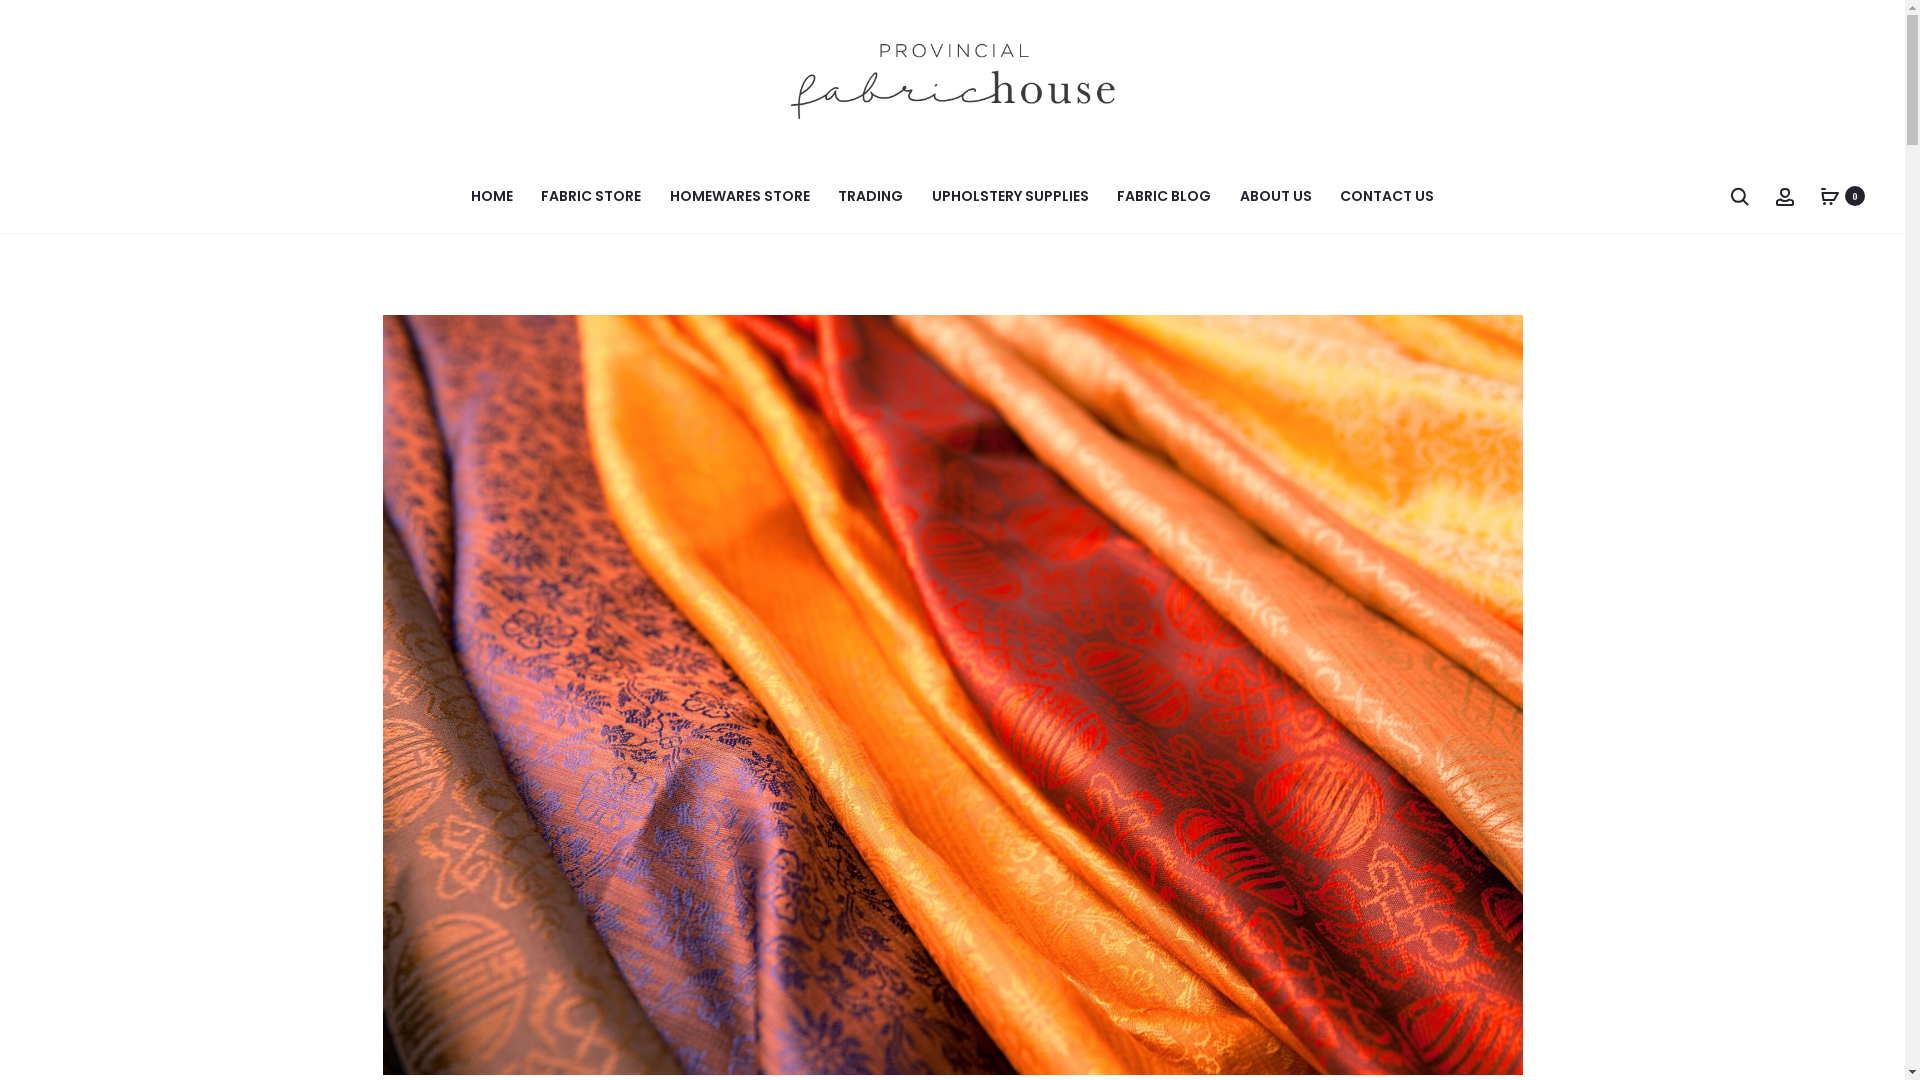 The height and width of the screenshot is (1080, 1920). What do you see at coordinates (589, 196) in the screenshot?
I see `'FABRIC STORE'` at bounding box center [589, 196].